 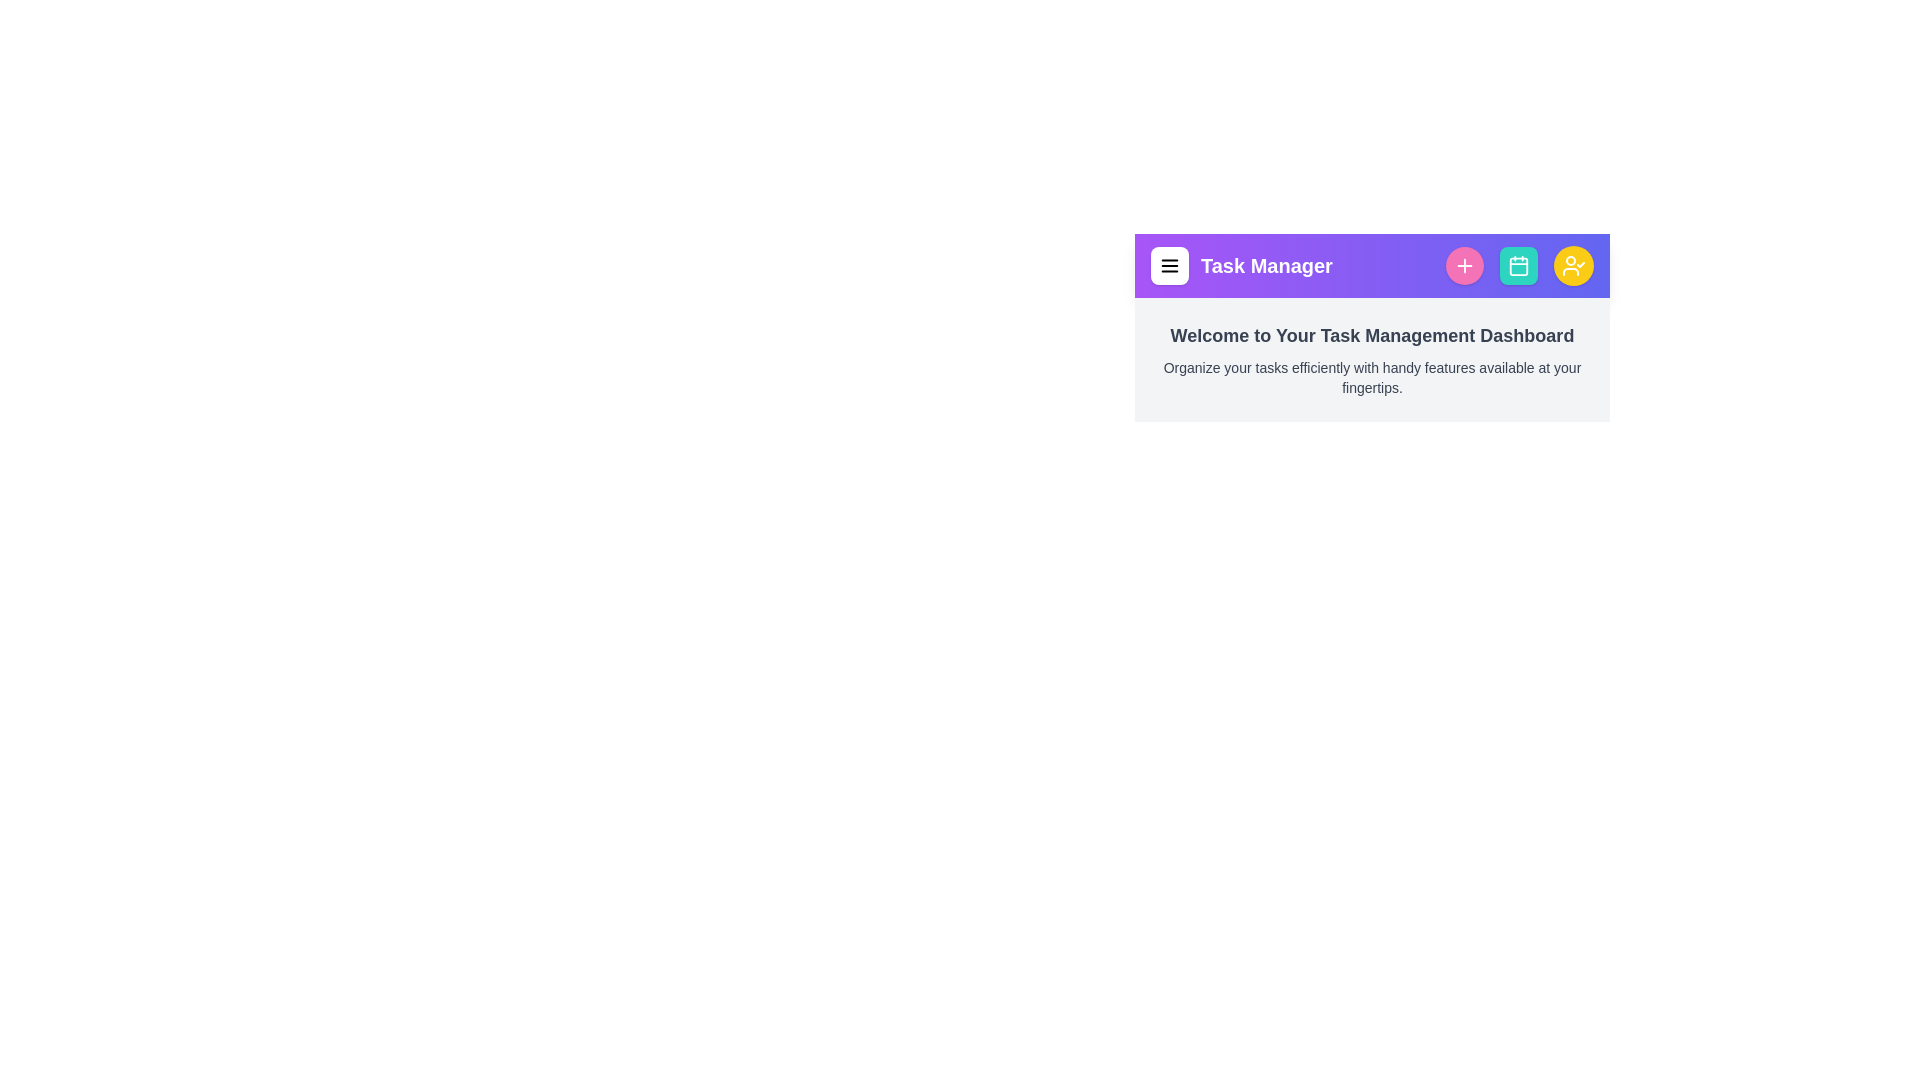 I want to click on plus button to add a new task, so click(x=1464, y=265).